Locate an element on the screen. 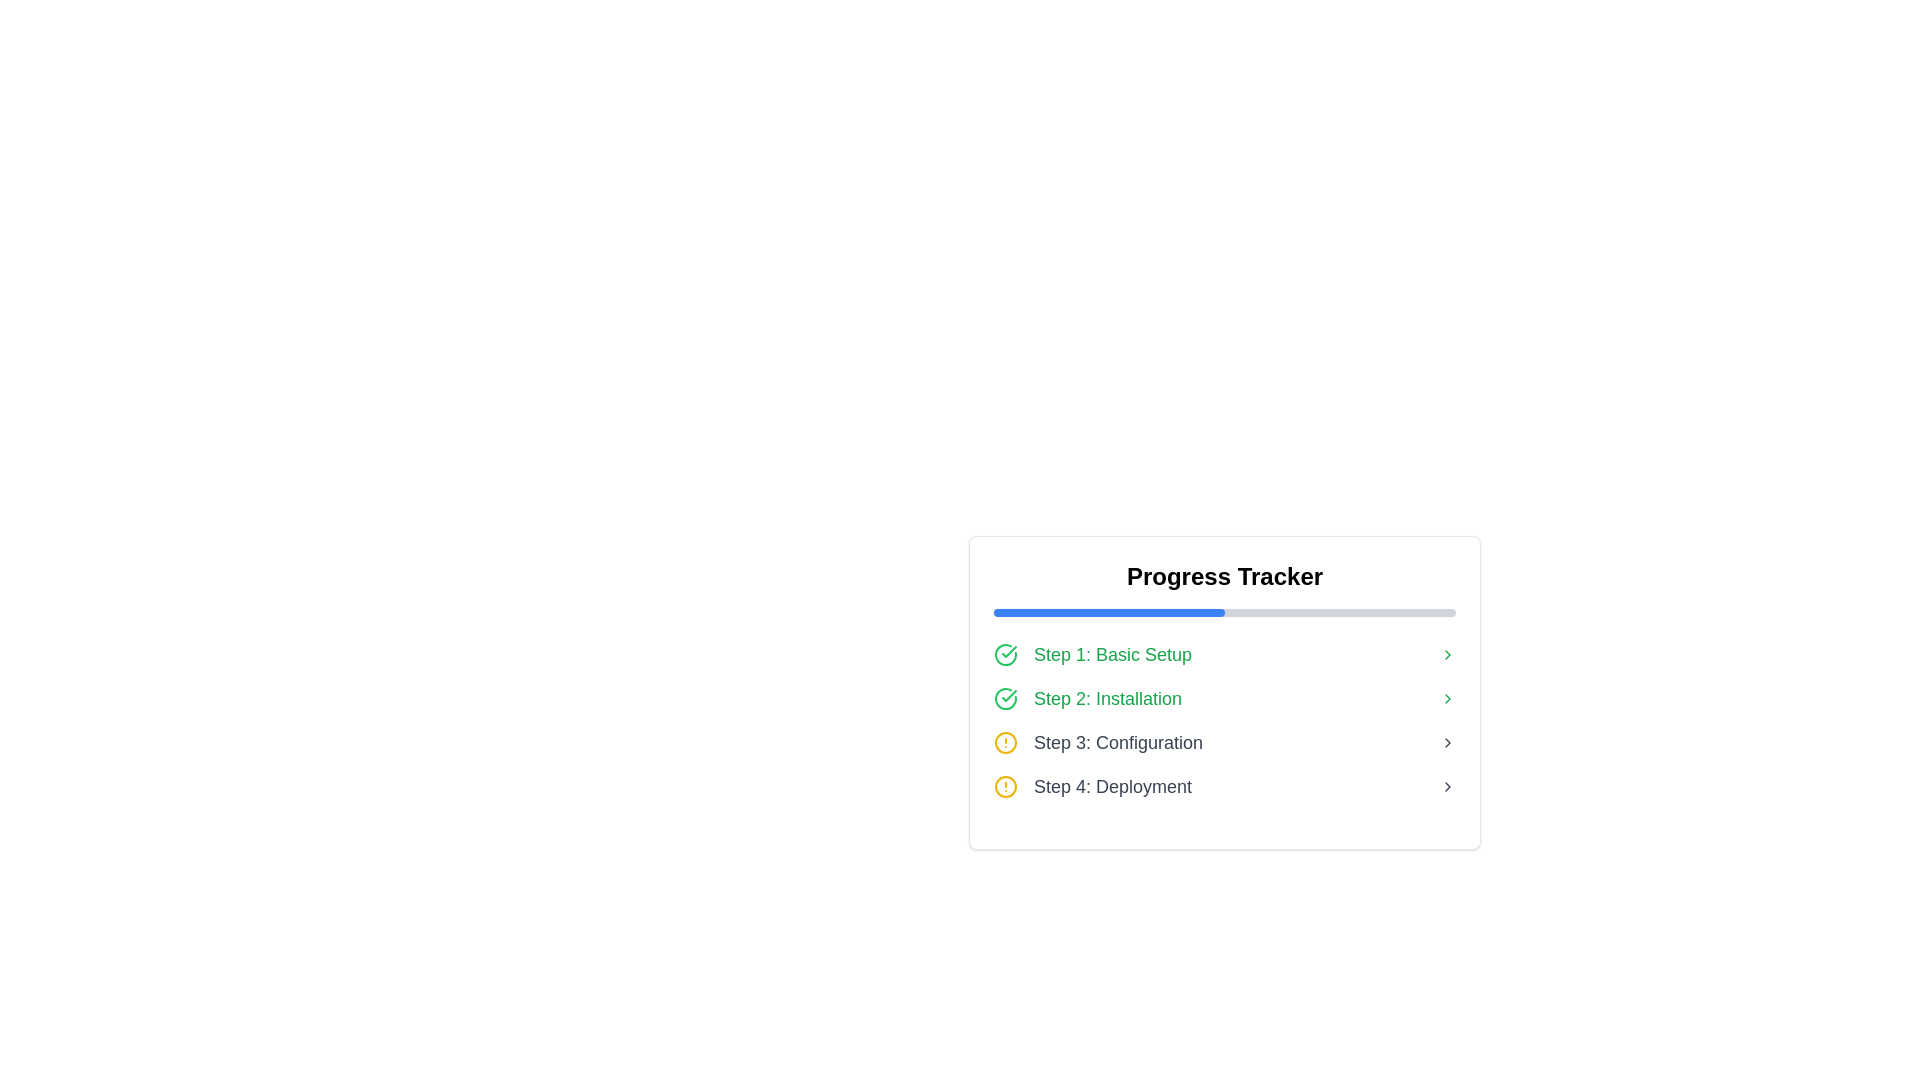 Image resolution: width=1920 pixels, height=1080 pixels. the circular outline of the SVG graphic element associated with 'Step 4: Deployment' in the progress tracker is located at coordinates (1006, 785).